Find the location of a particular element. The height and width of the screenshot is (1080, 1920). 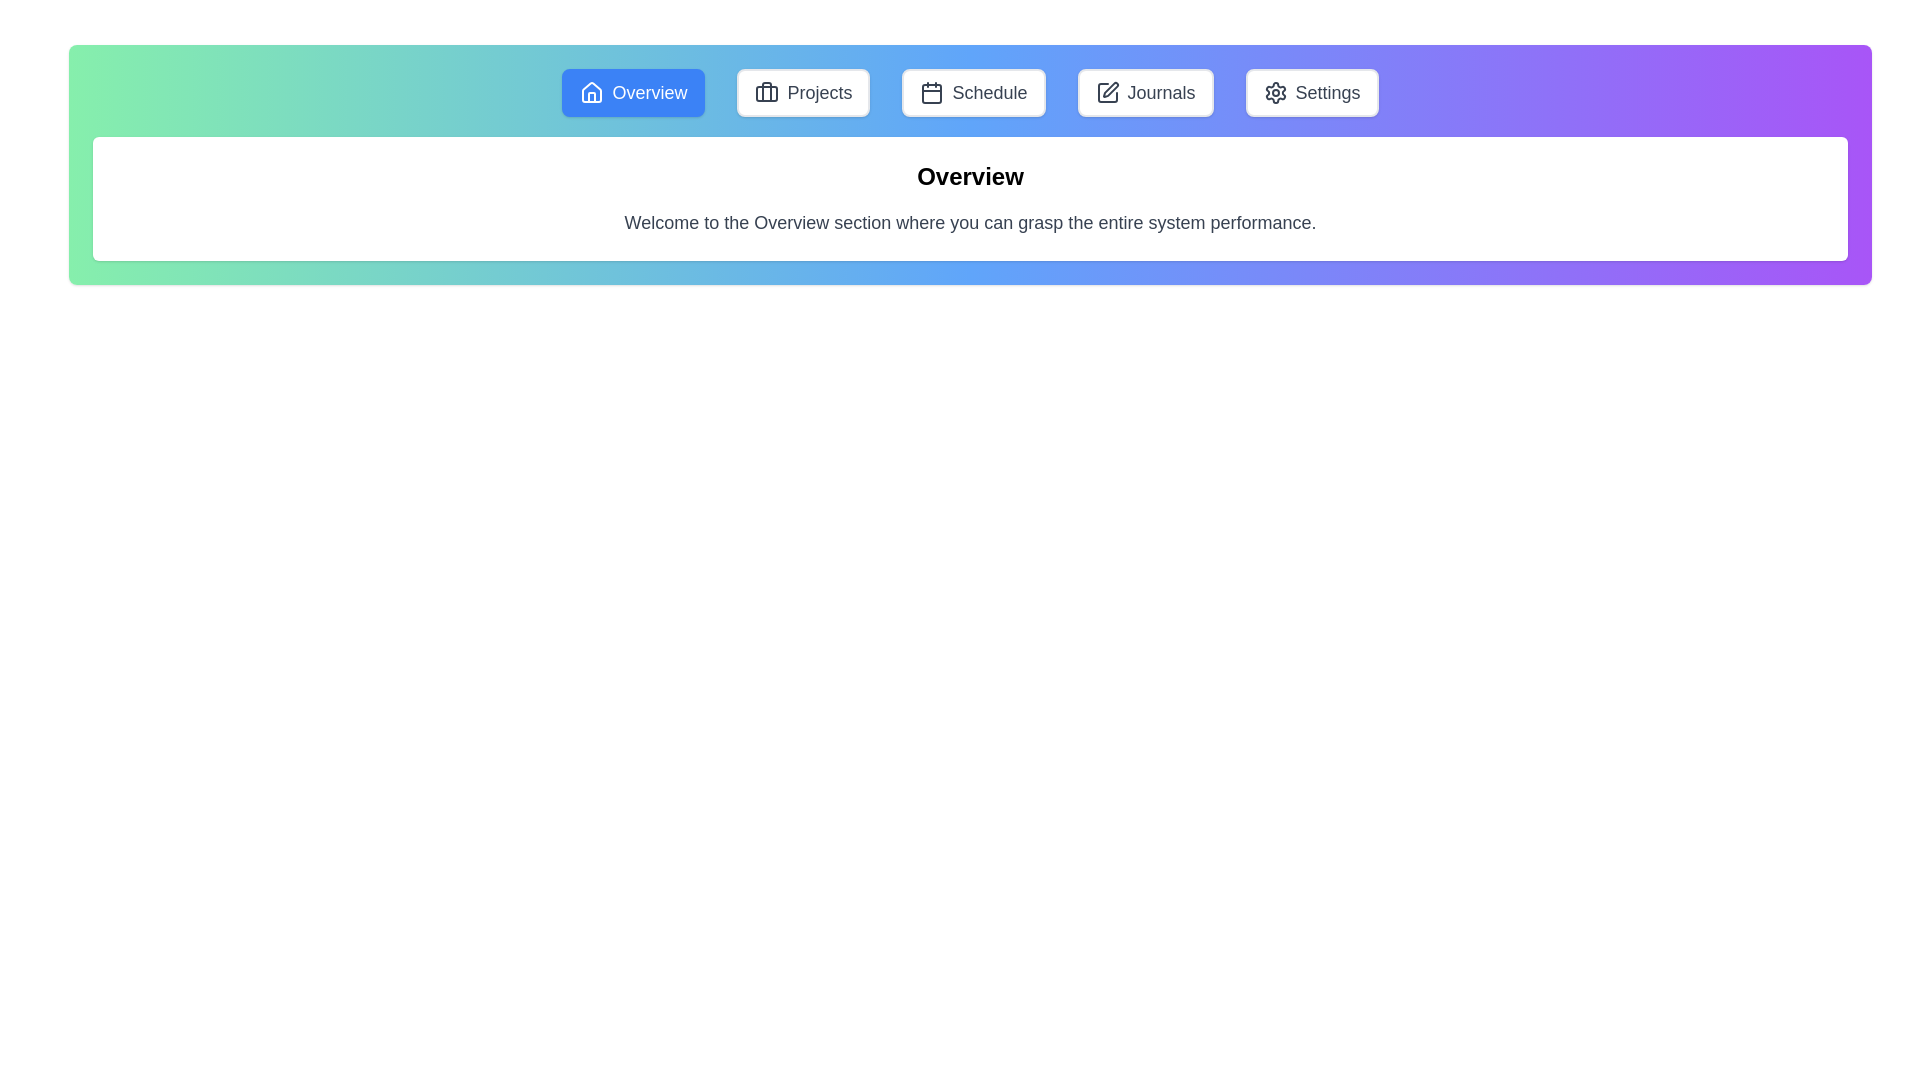

the calendar icon in the navigation bar, which is styled with dark line art on a light background and is positioned left of the 'Schedule' button is located at coordinates (931, 92).